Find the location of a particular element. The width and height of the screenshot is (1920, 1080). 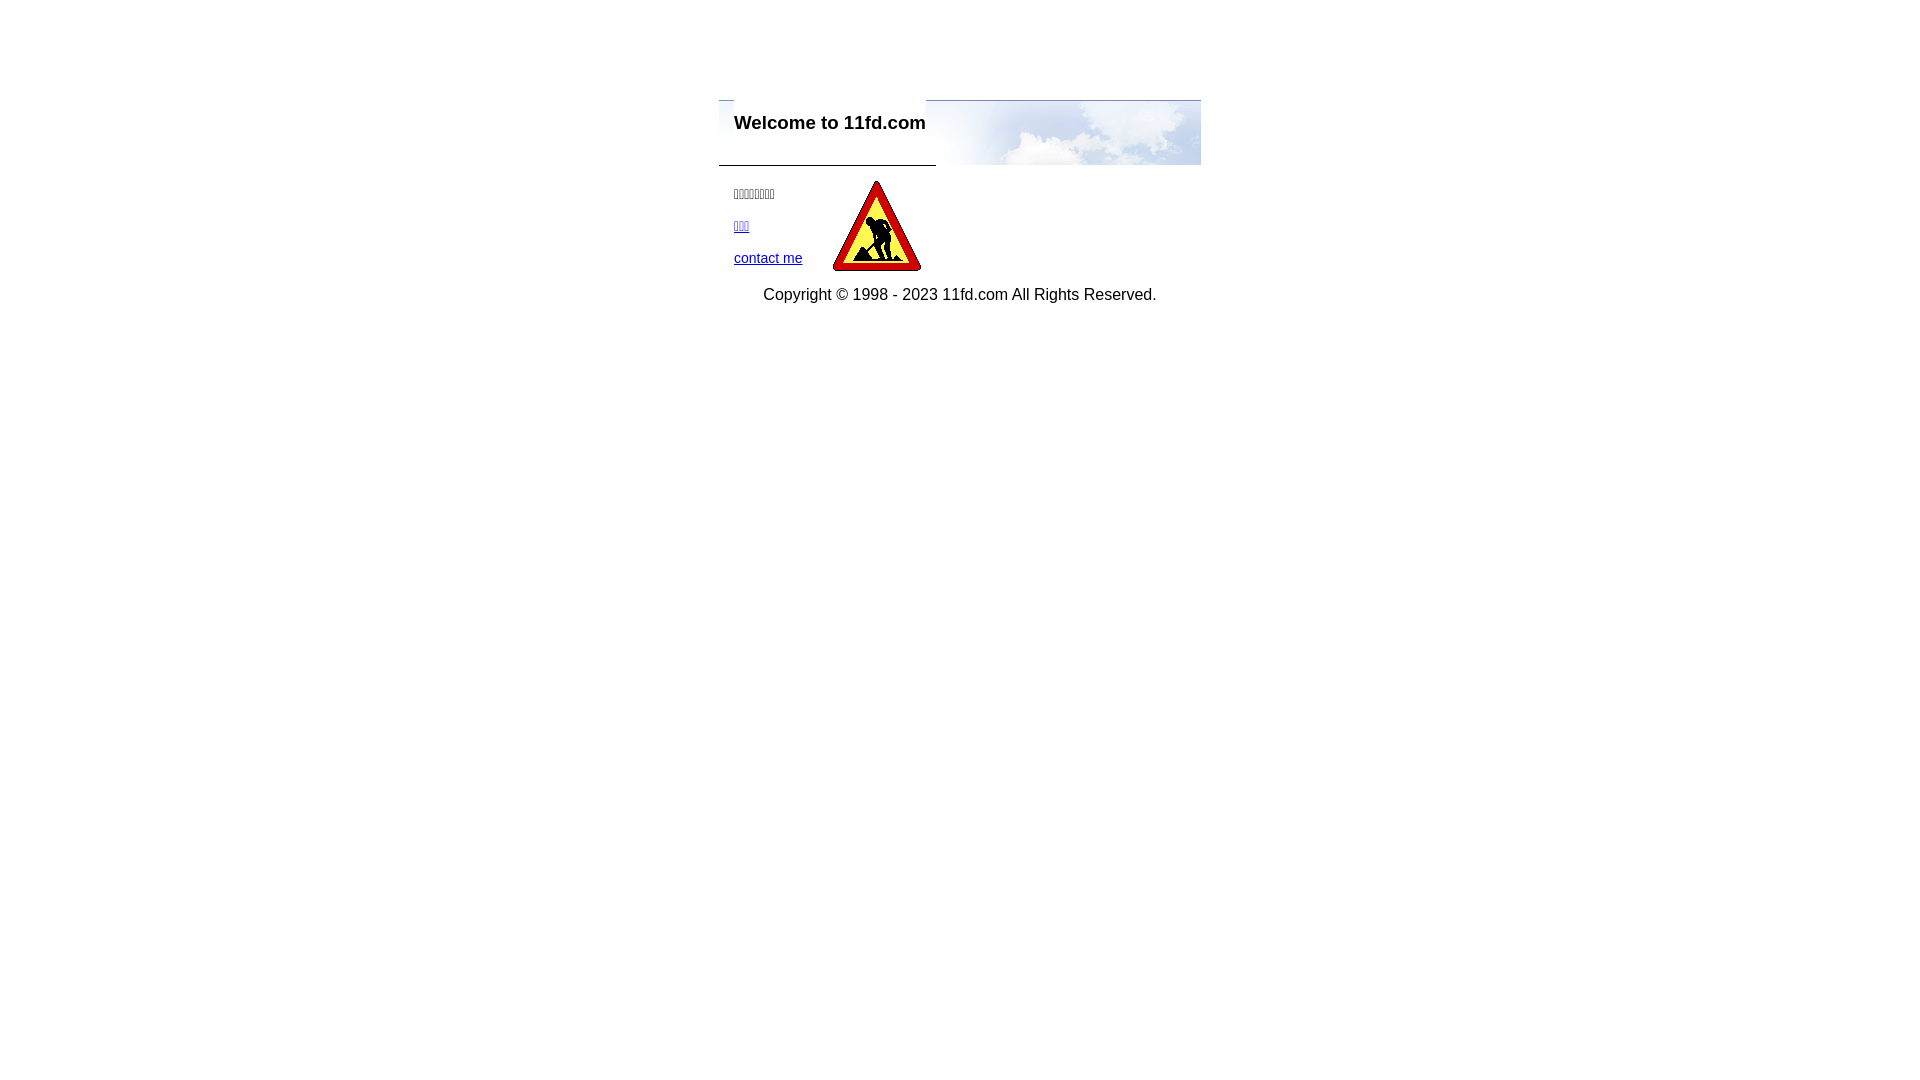

'contact me' is located at coordinates (767, 257).